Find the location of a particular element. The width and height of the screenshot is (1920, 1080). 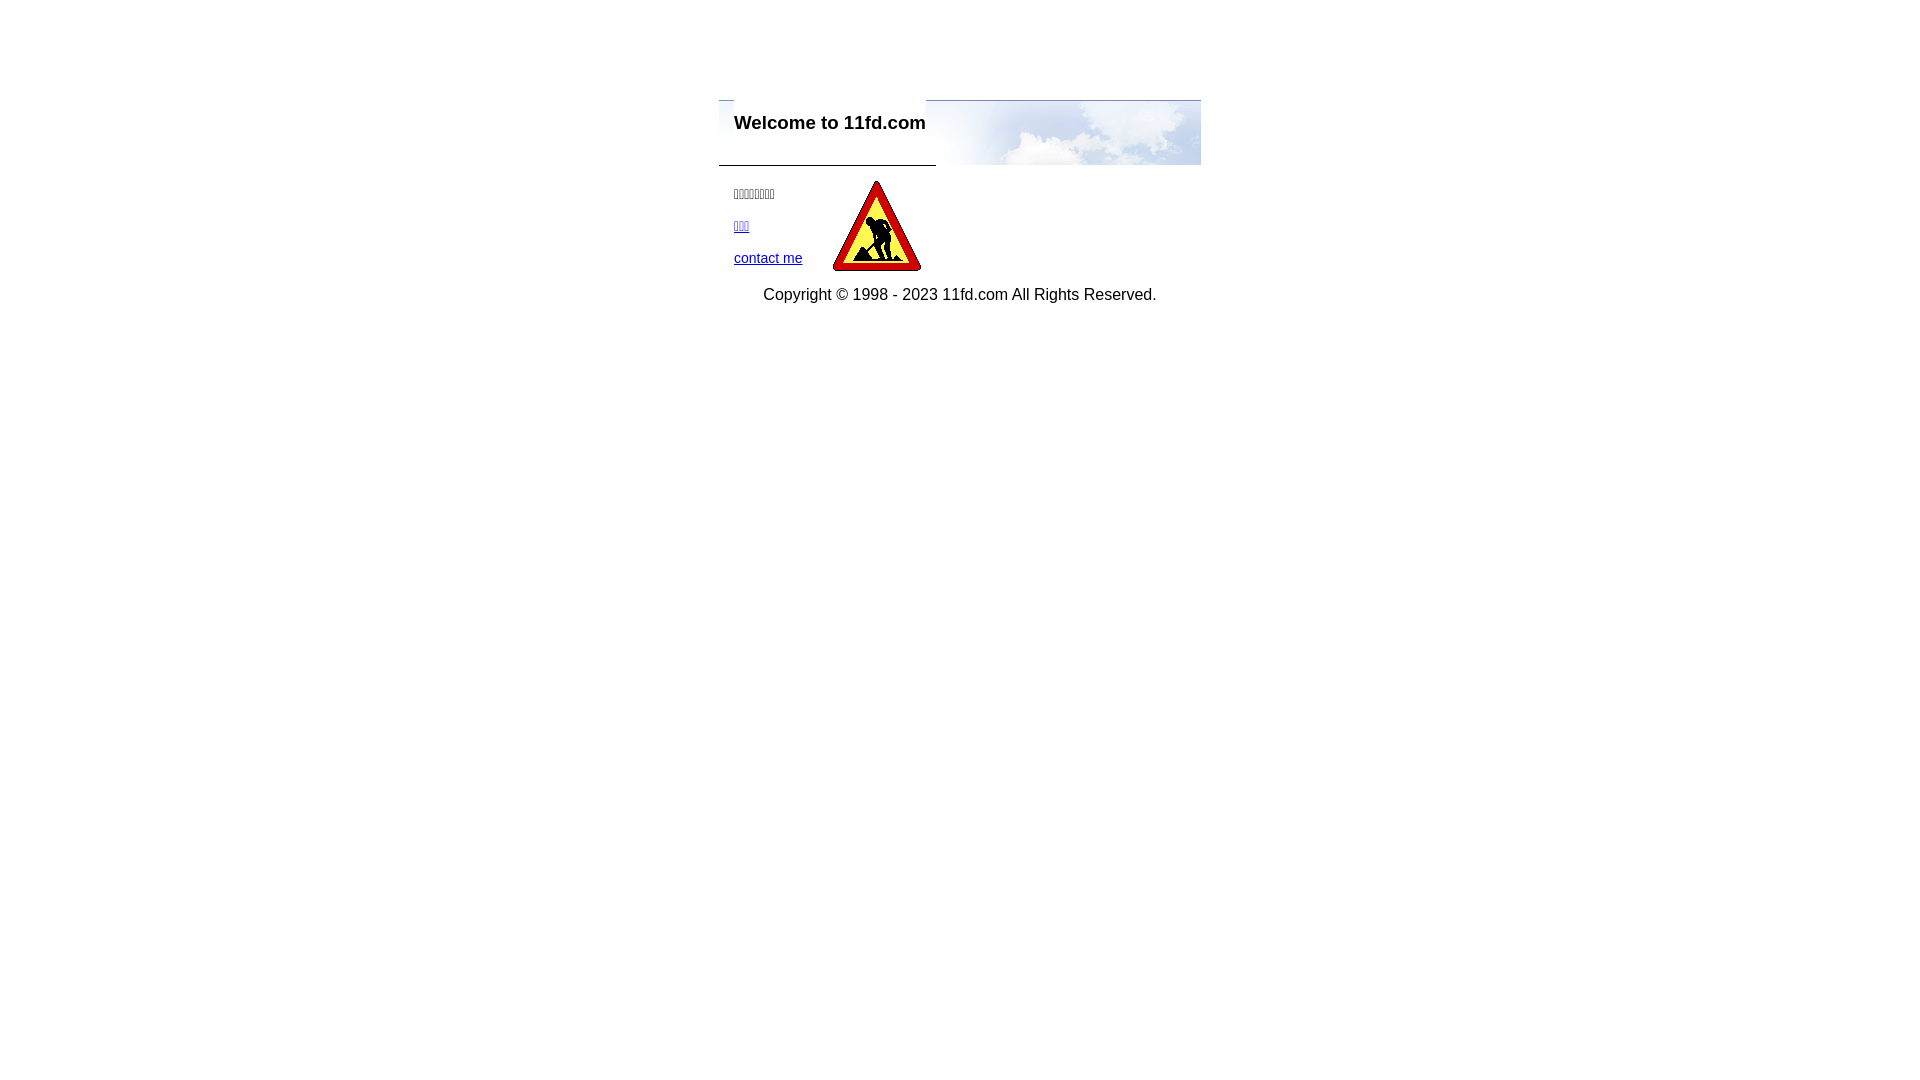

'contact me' is located at coordinates (767, 257).